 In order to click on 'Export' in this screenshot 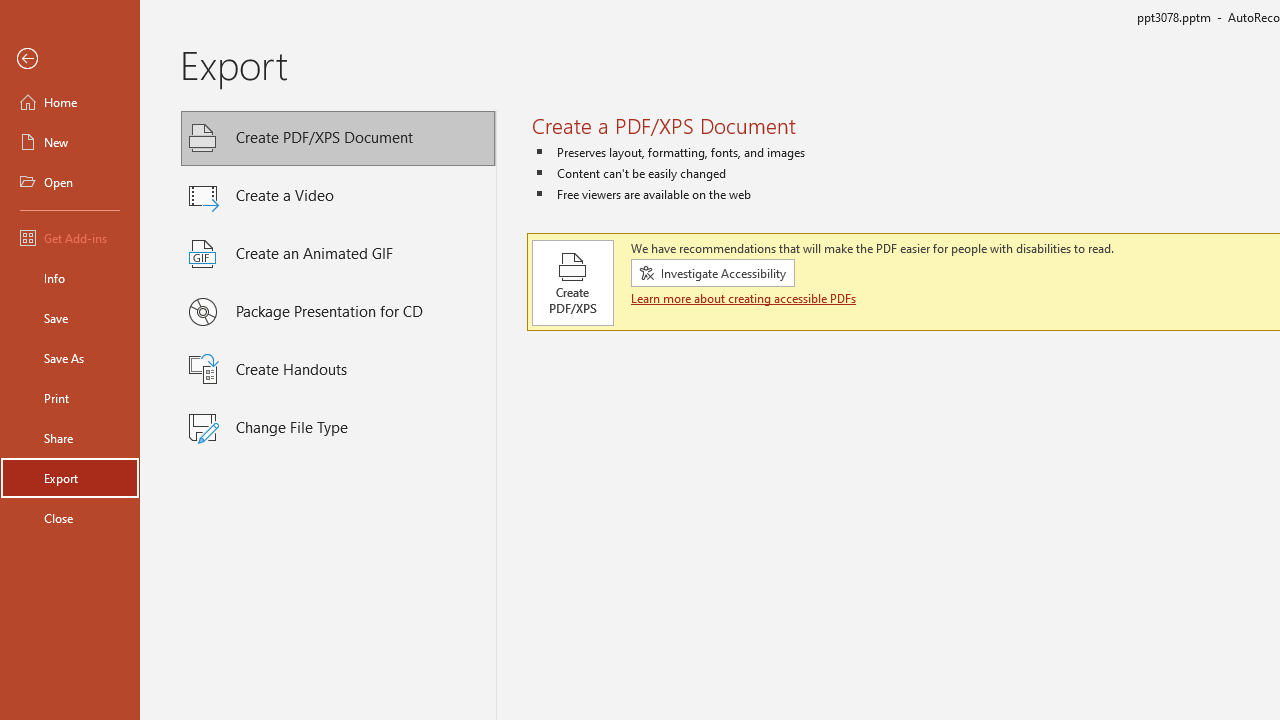, I will do `click(69, 478)`.